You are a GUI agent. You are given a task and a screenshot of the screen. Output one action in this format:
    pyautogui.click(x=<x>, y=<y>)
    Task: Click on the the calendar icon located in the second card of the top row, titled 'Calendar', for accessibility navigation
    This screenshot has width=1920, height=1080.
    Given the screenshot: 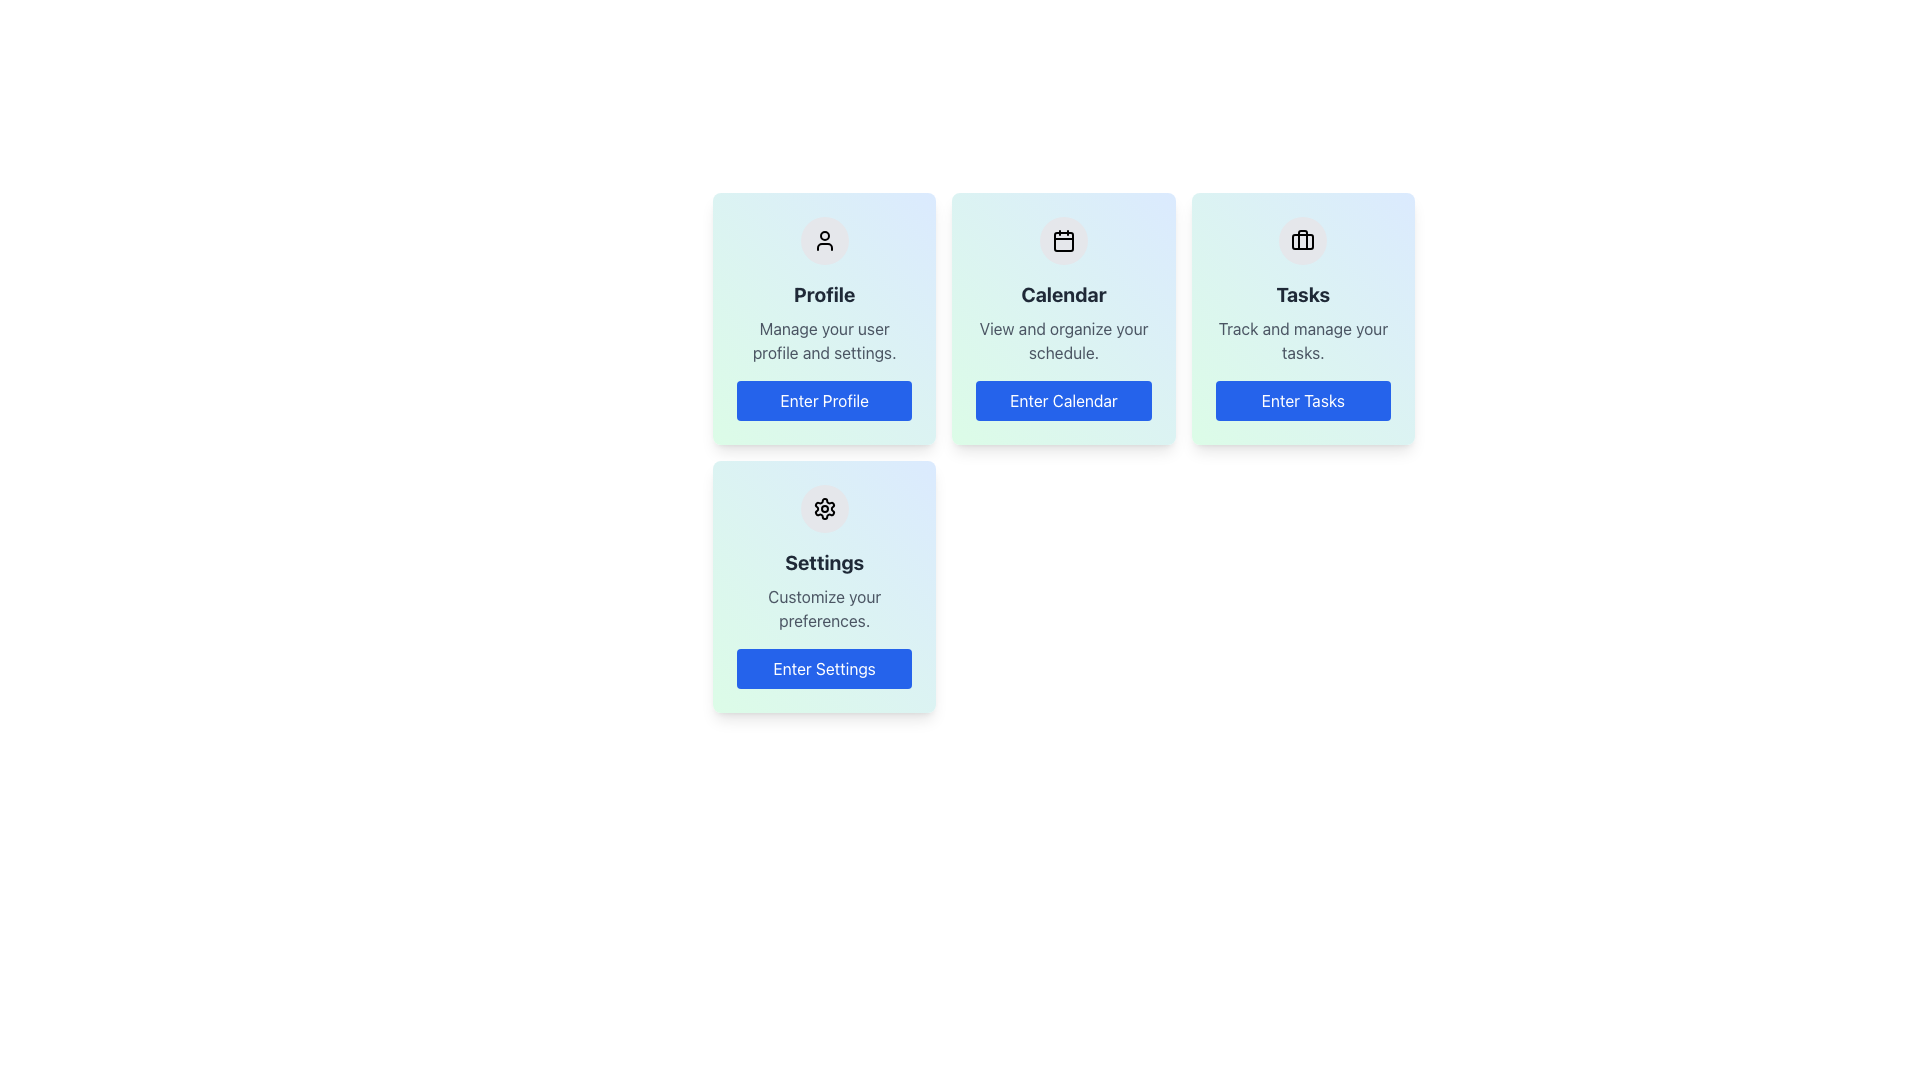 What is the action you would take?
    pyautogui.click(x=1063, y=239)
    